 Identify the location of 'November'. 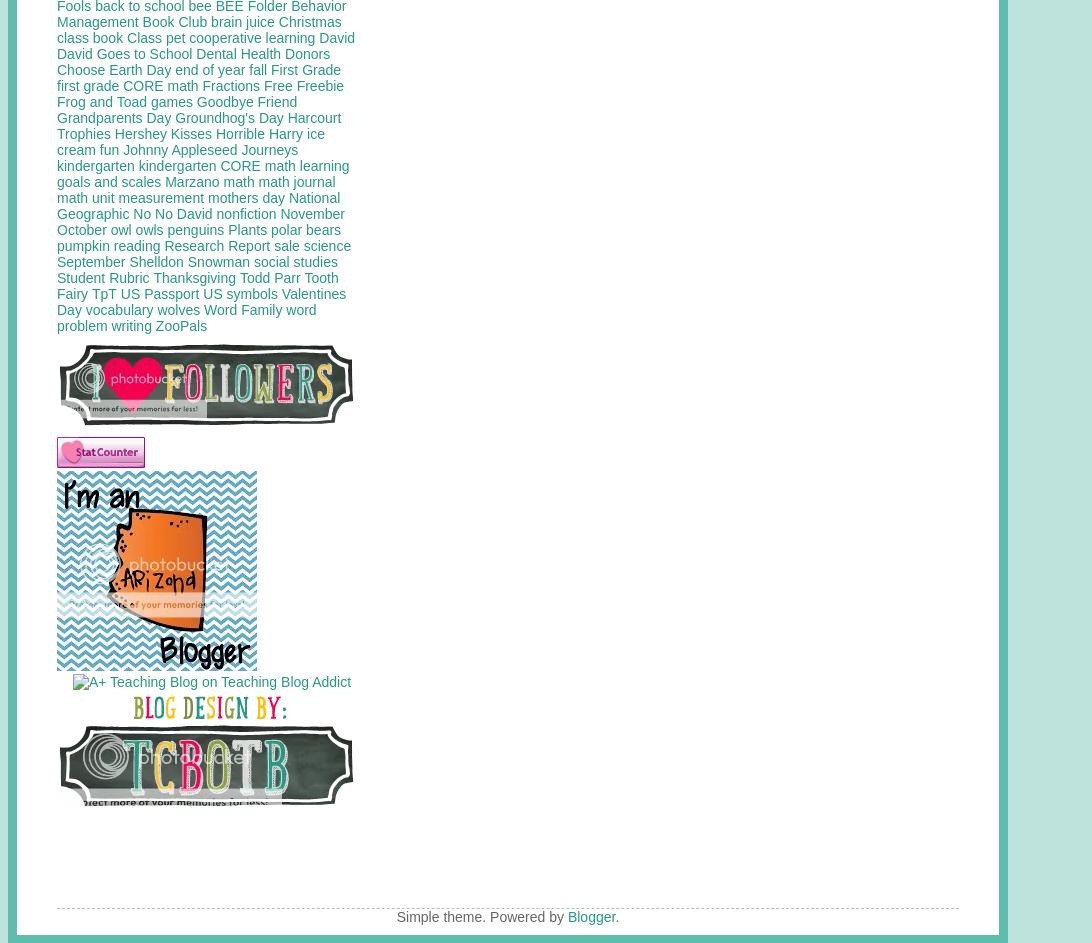
(311, 213).